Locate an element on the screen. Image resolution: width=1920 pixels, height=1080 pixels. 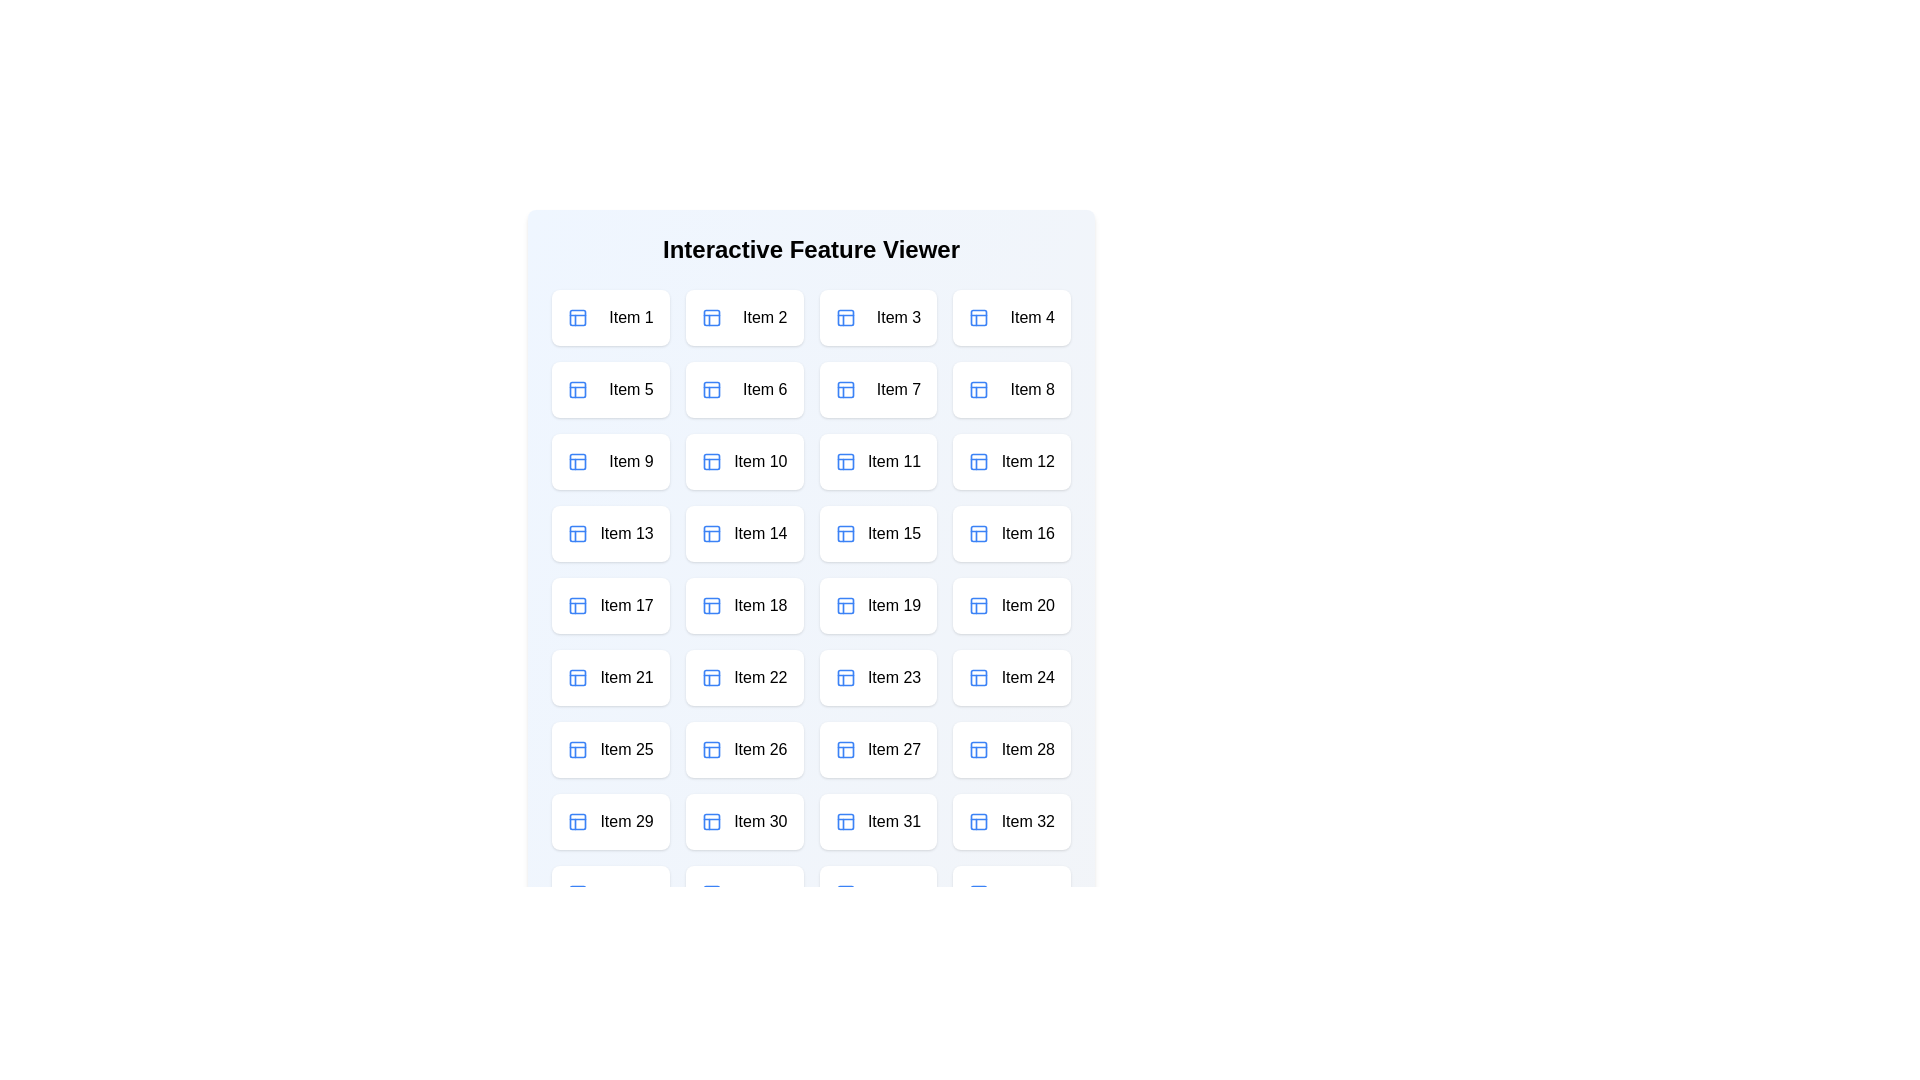
the close button to close the details view is located at coordinates (999, 200).